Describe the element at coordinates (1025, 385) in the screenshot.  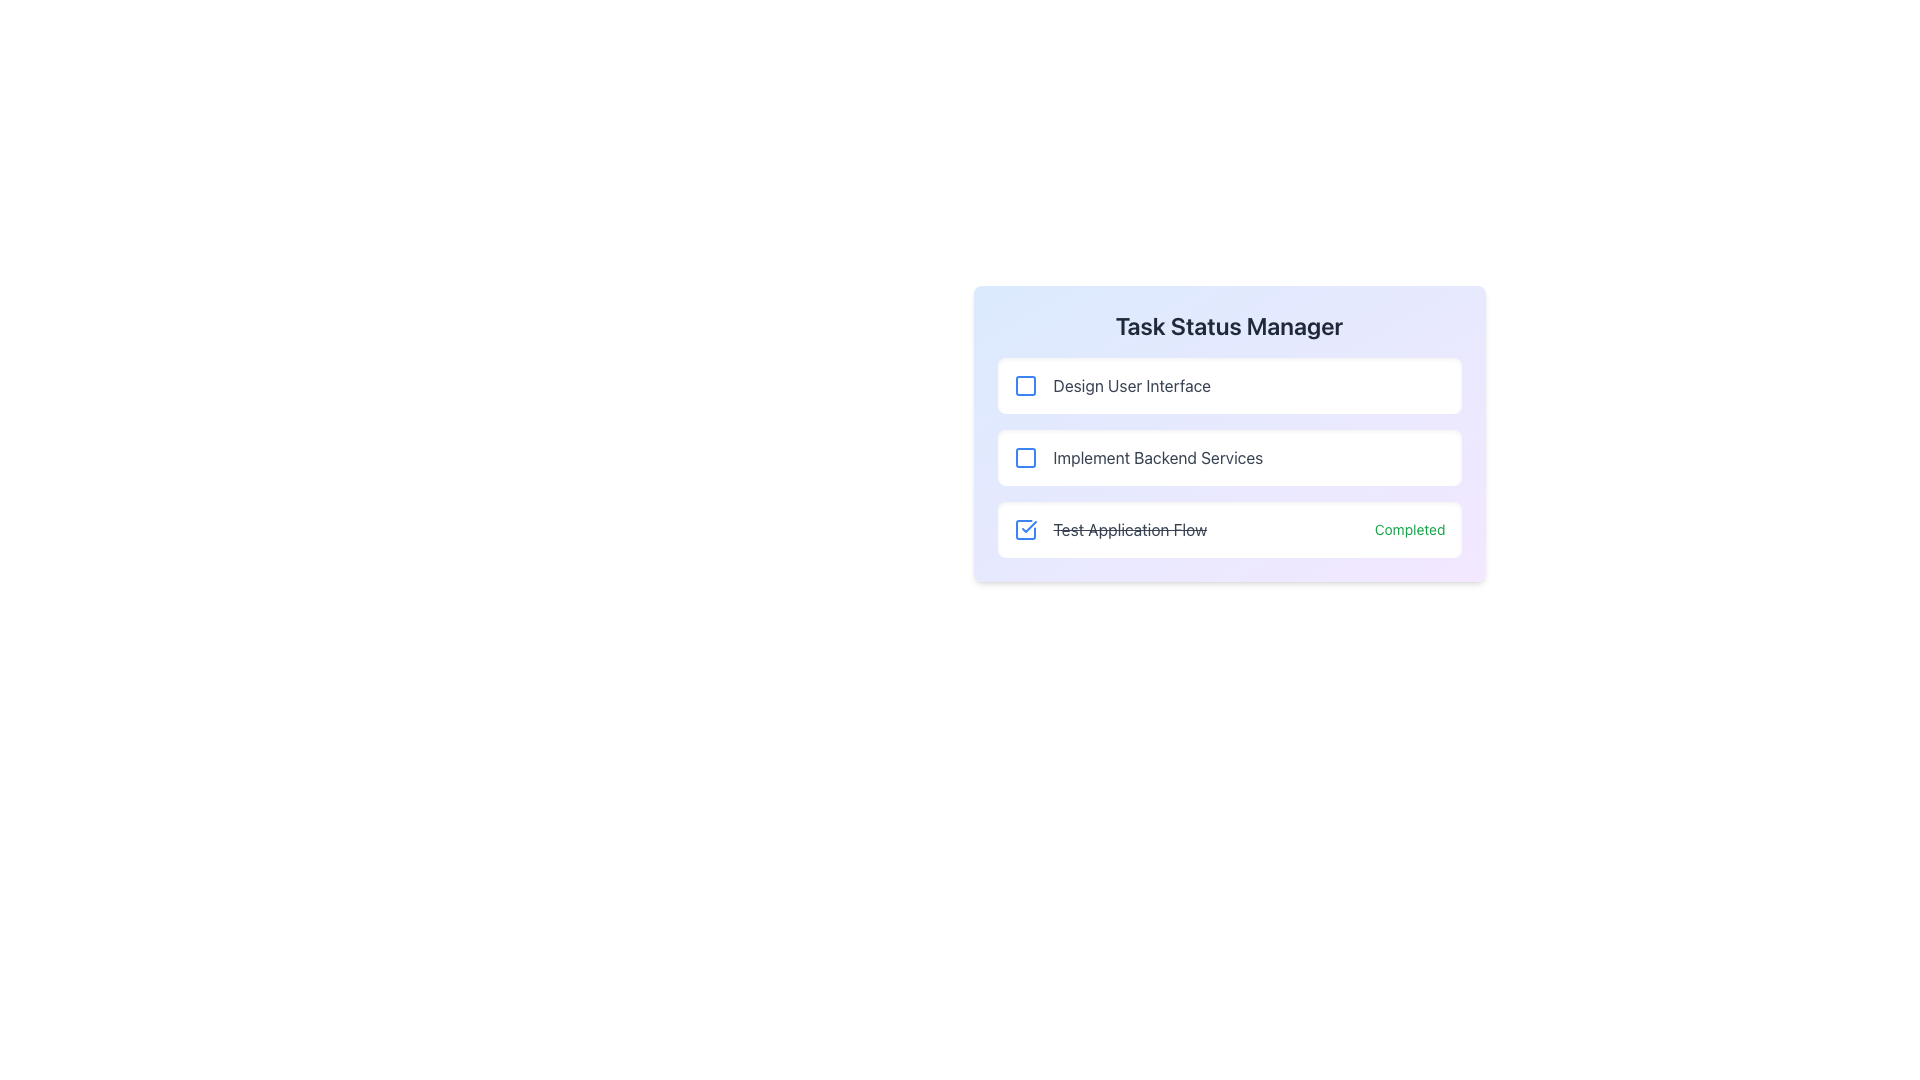
I see `the checkbox with a blue border next to the text 'Design User Interface'` at that location.